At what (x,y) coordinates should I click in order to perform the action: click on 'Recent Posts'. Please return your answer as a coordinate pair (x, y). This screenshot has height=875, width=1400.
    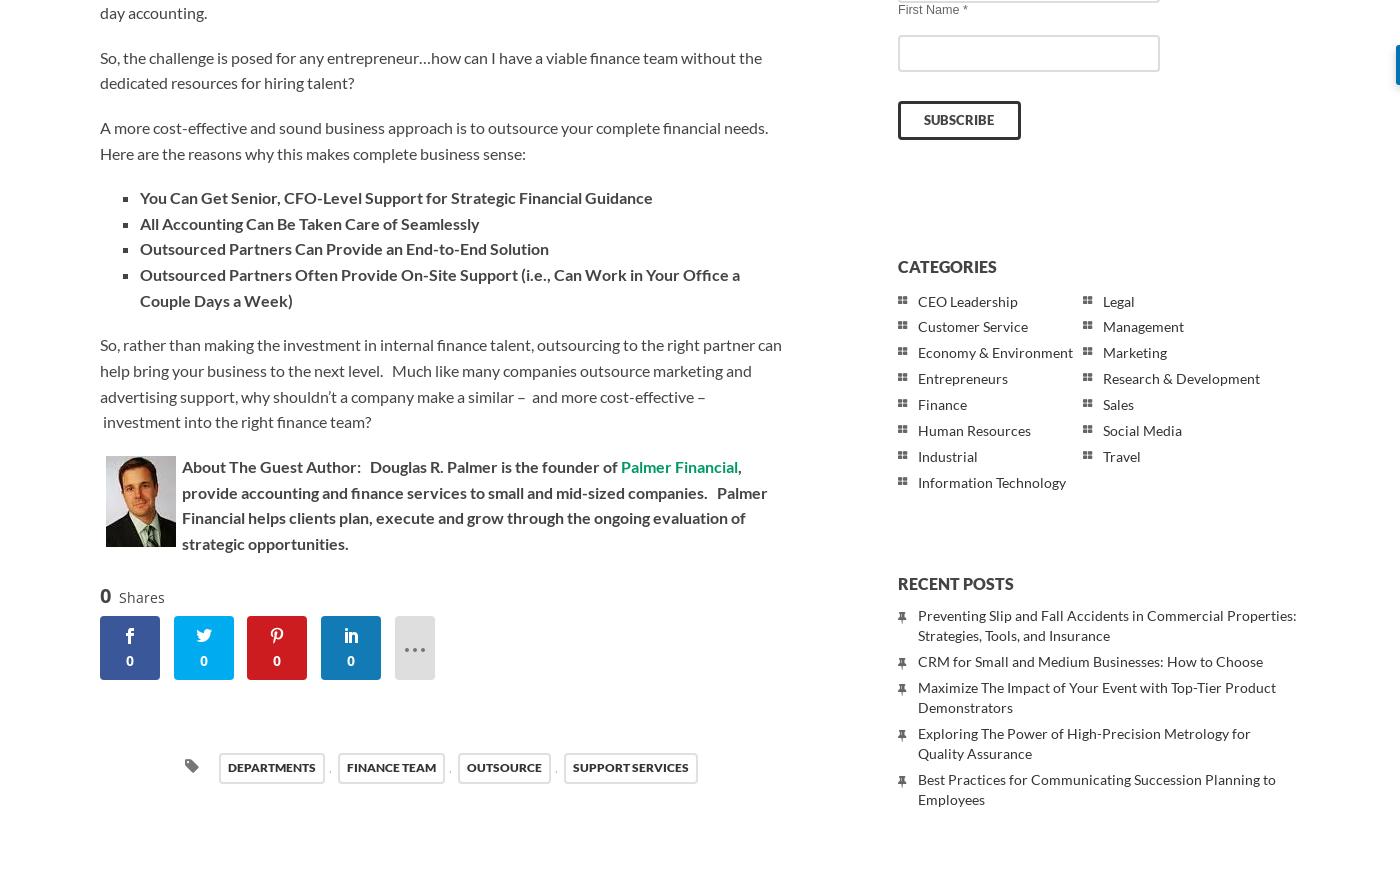
    Looking at the image, I should click on (953, 583).